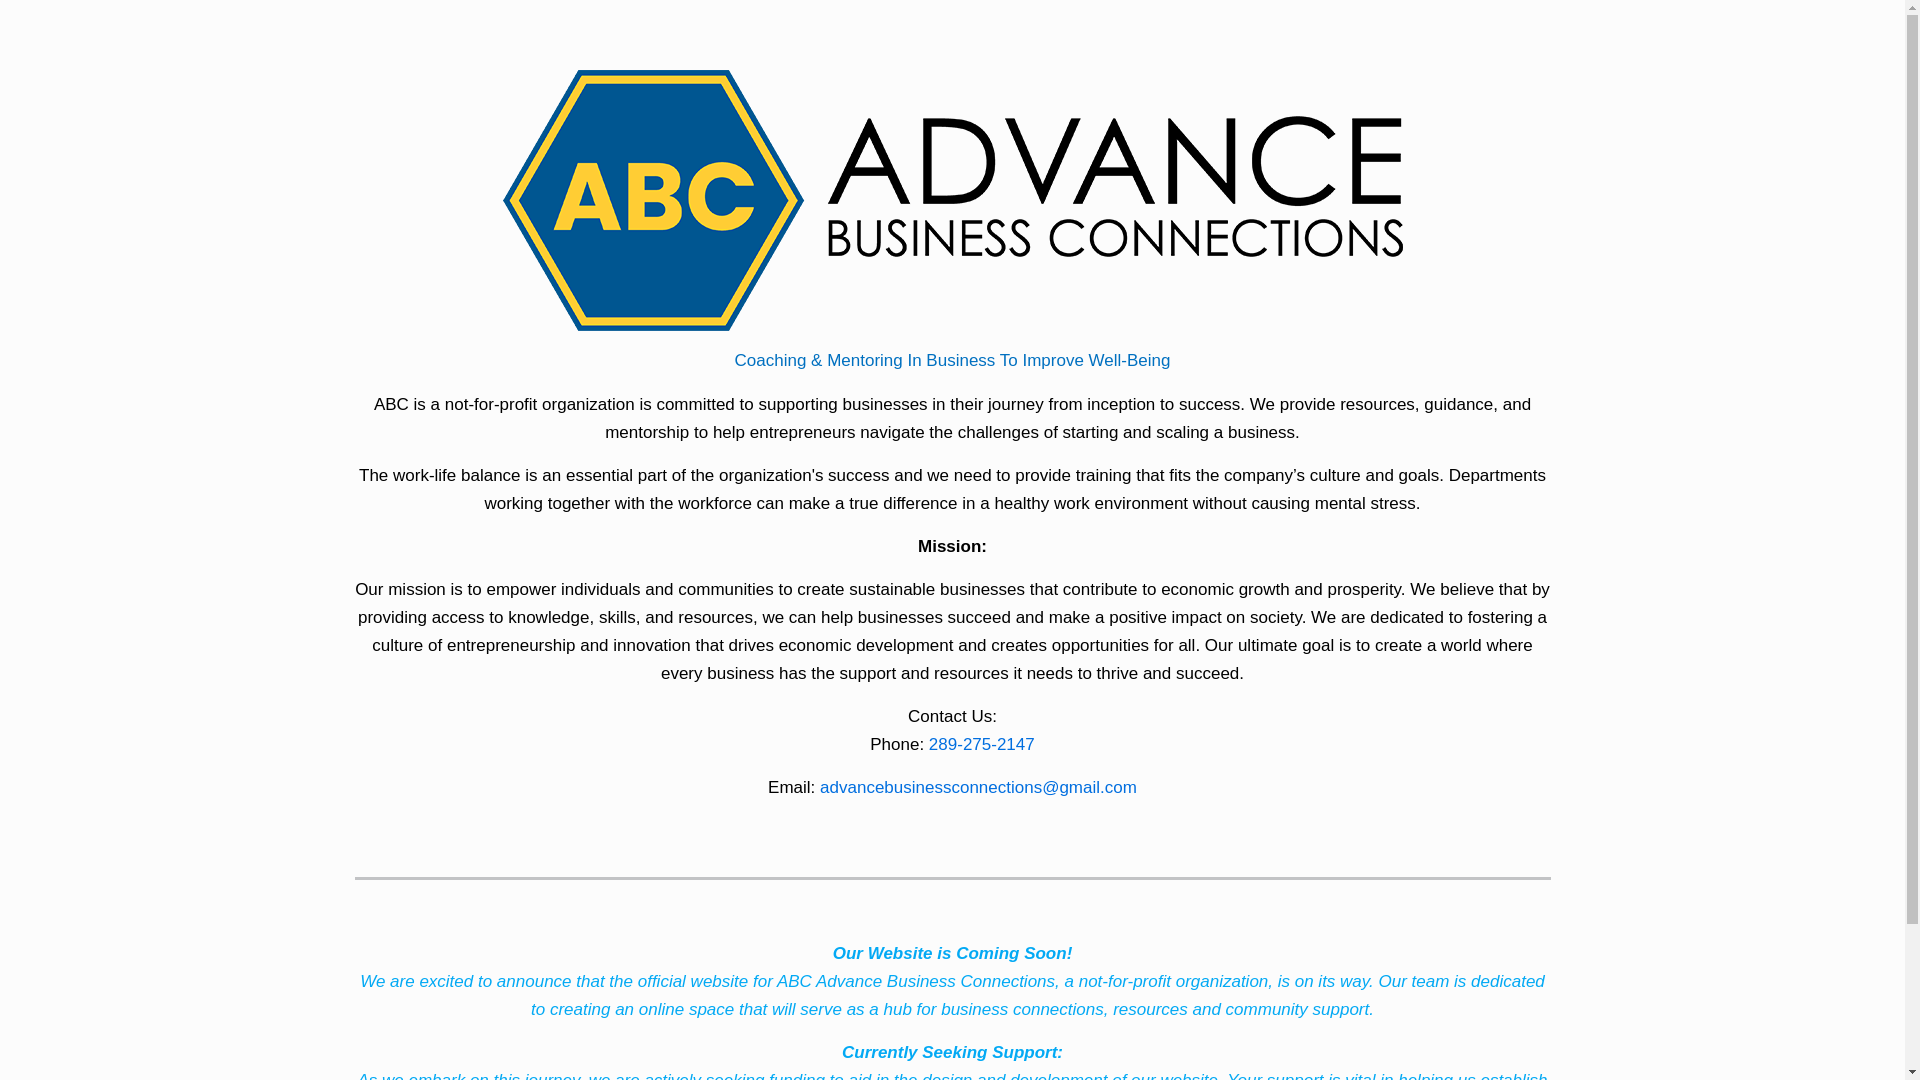  I want to click on '289-275-2147', so click(982, 744).